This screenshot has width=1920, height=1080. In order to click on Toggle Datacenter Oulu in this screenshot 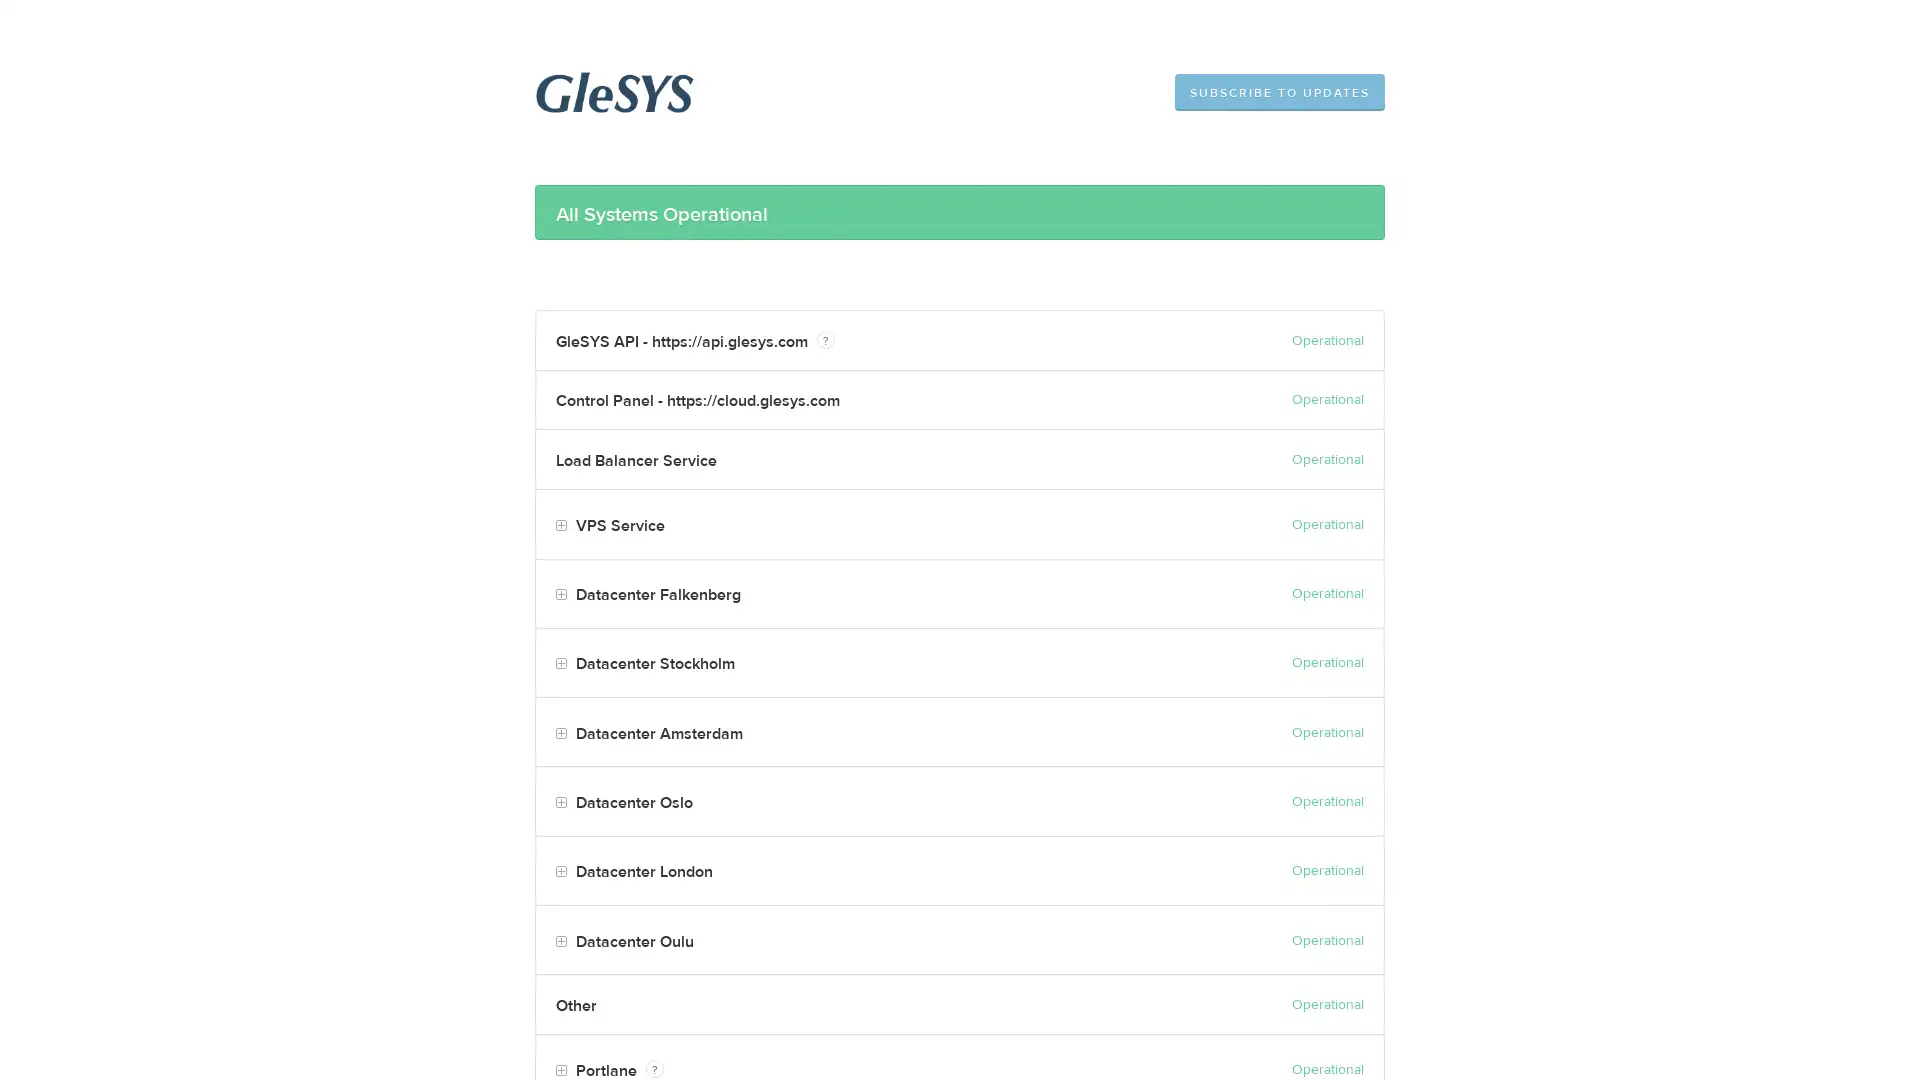, I will do `click(560, 941)`.